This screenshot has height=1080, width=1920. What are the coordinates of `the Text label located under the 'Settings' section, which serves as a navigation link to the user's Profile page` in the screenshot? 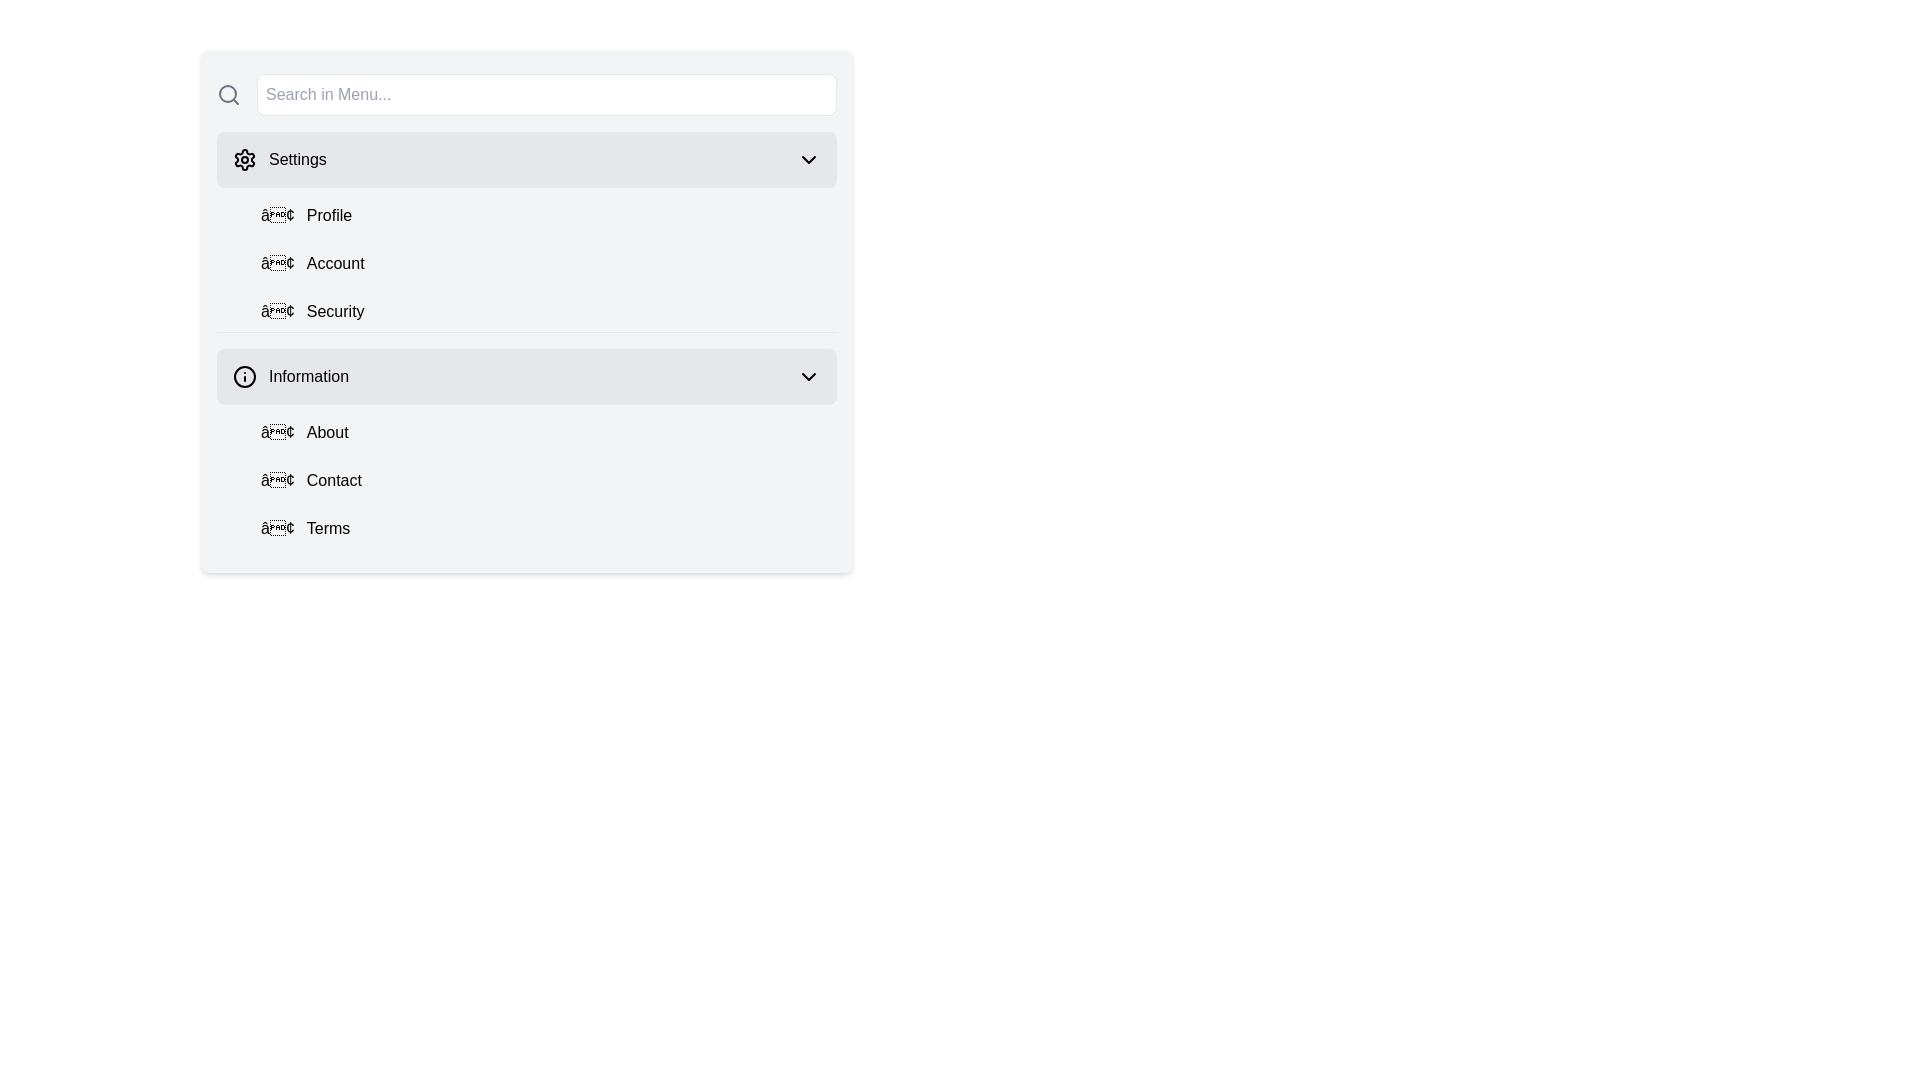 It's located at (329, 216).